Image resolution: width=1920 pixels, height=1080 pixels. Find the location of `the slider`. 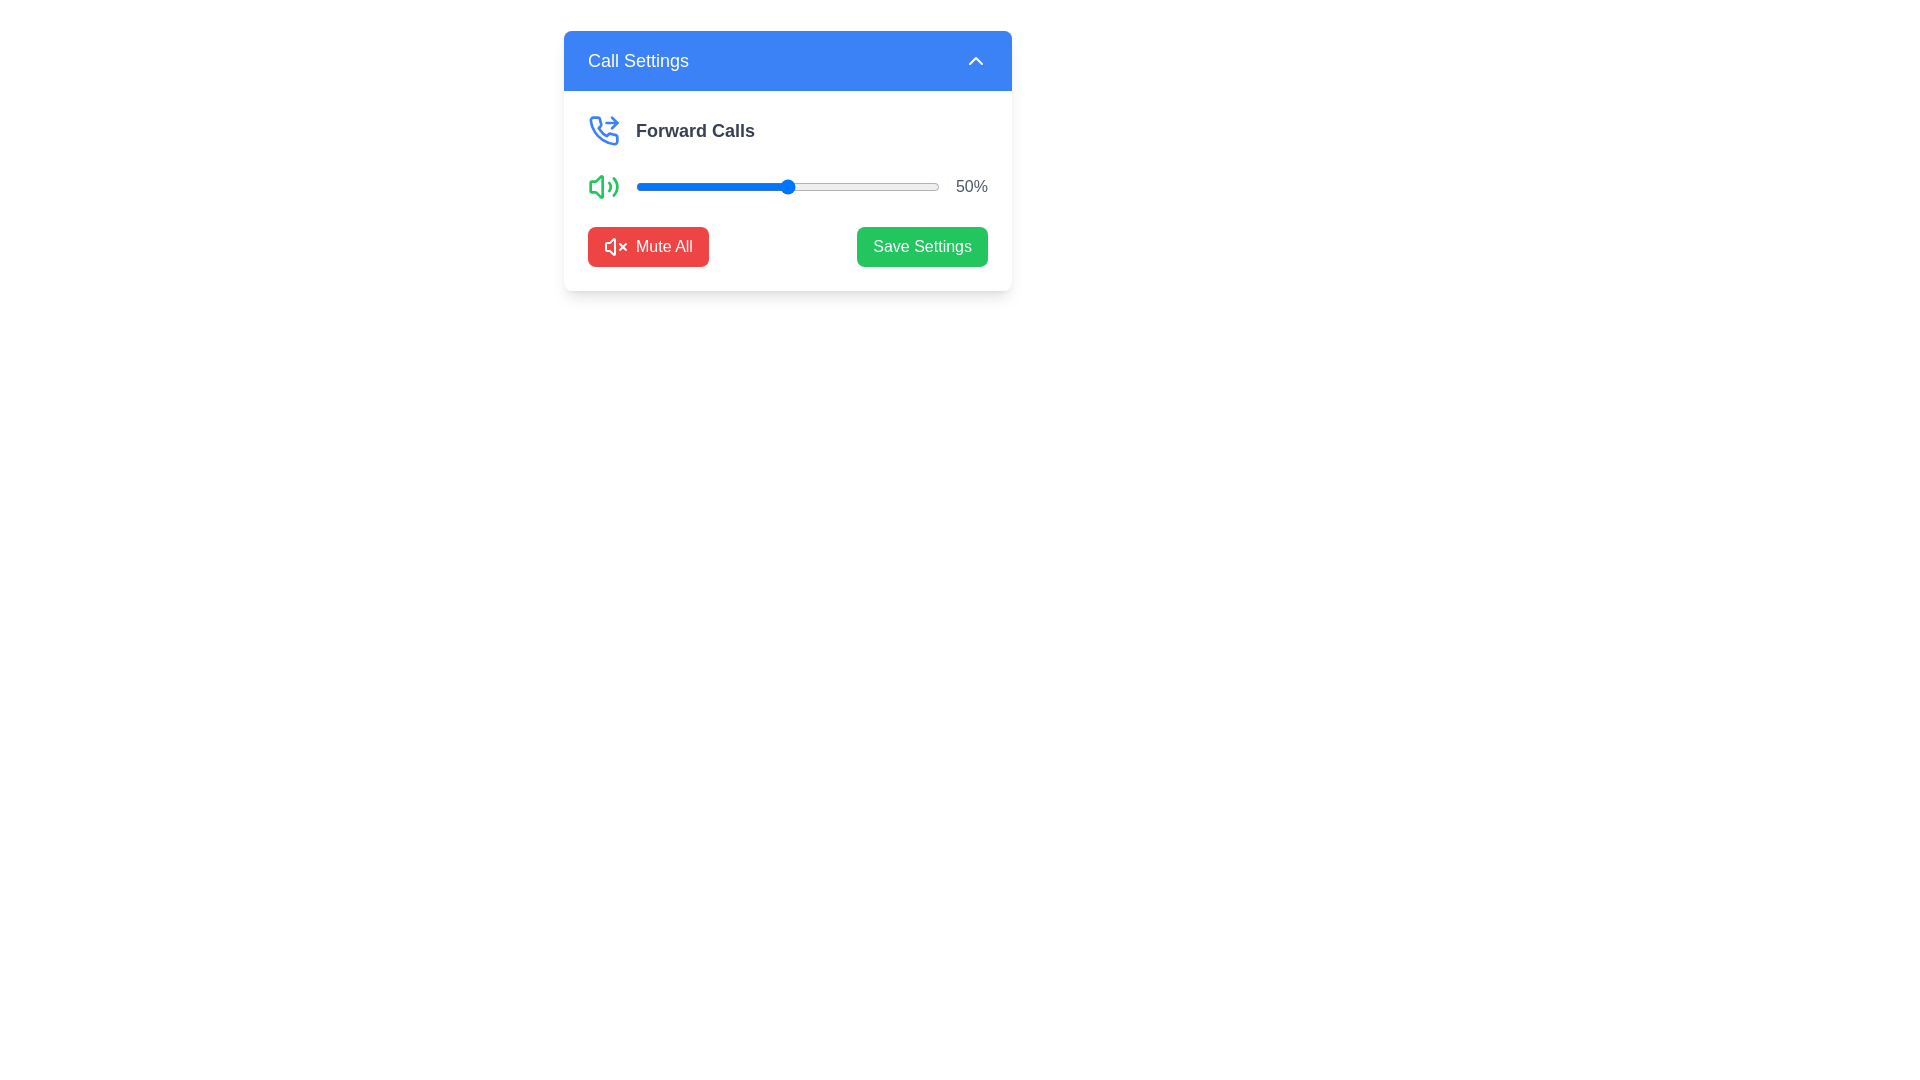

the slider is located at coordinates (708, 186).